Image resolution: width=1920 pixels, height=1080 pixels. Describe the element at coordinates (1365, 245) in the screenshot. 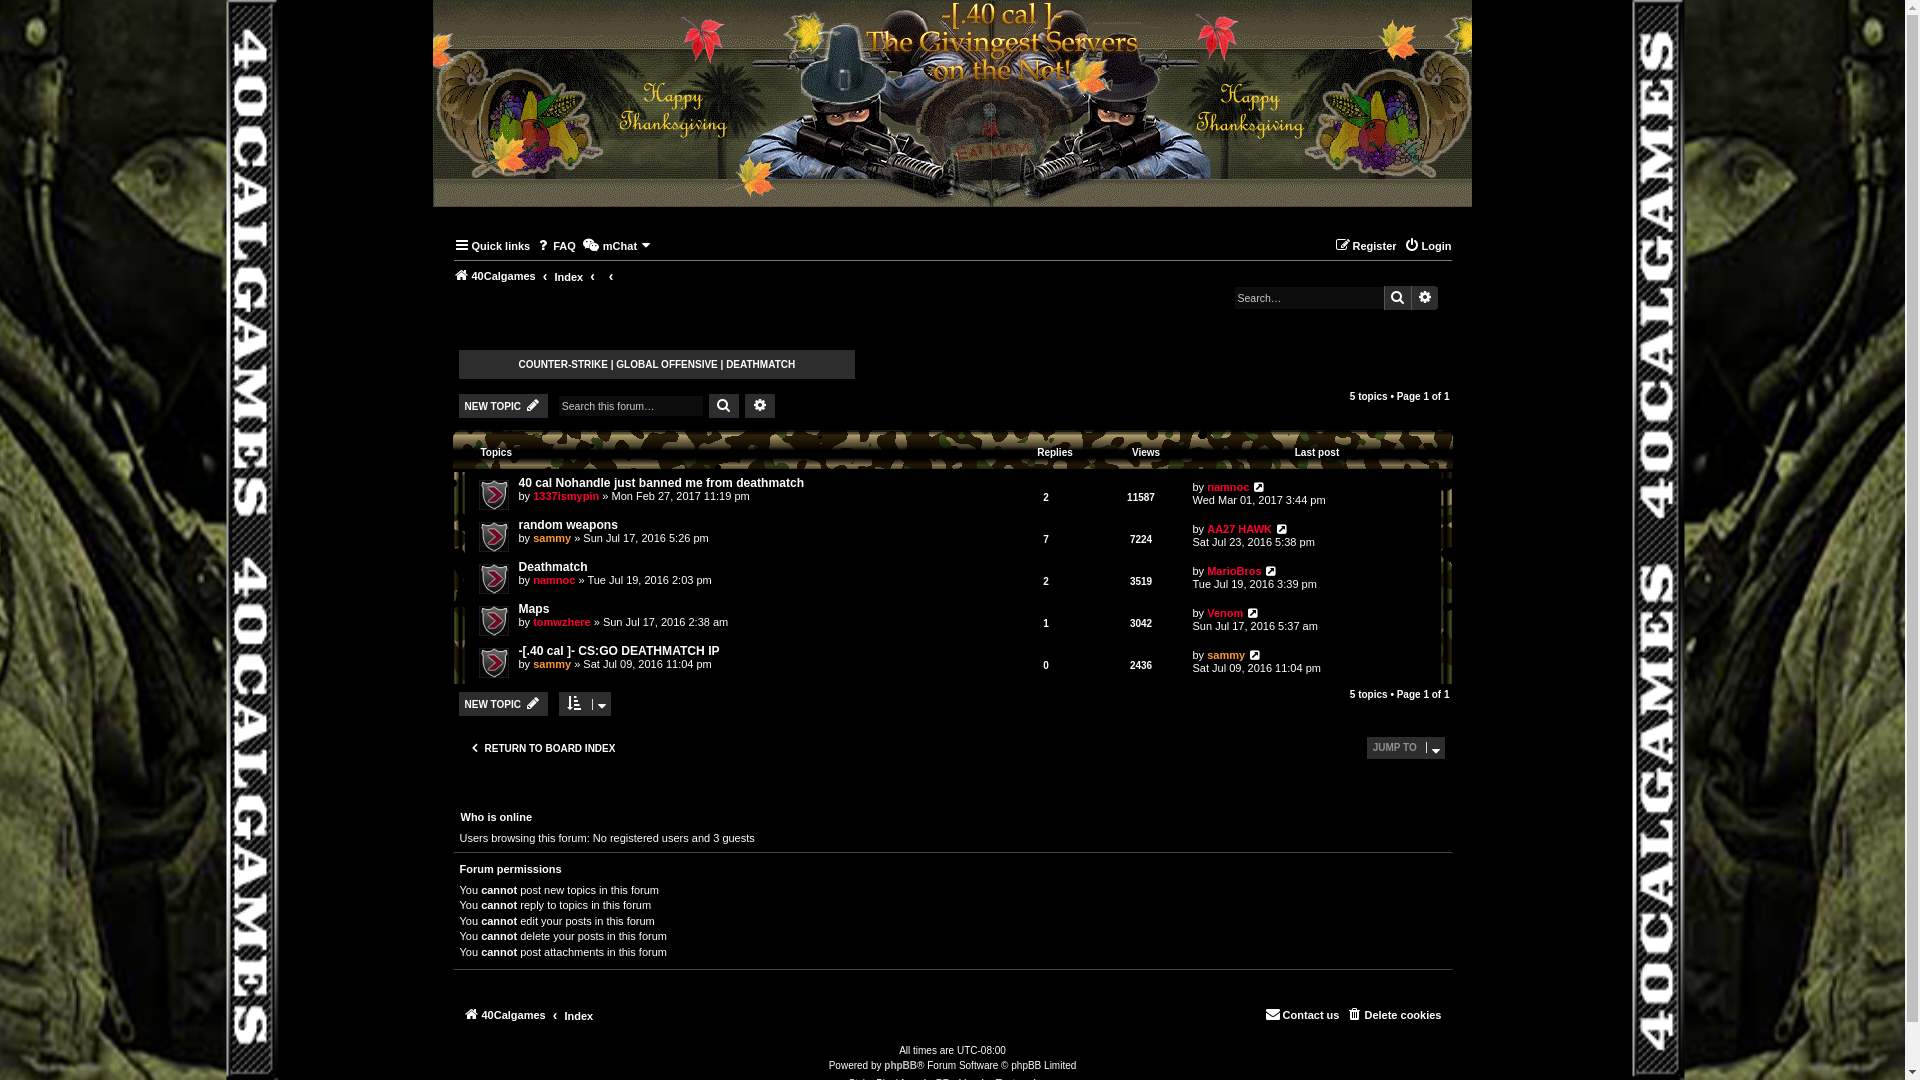

I see `'Register'` at that location.